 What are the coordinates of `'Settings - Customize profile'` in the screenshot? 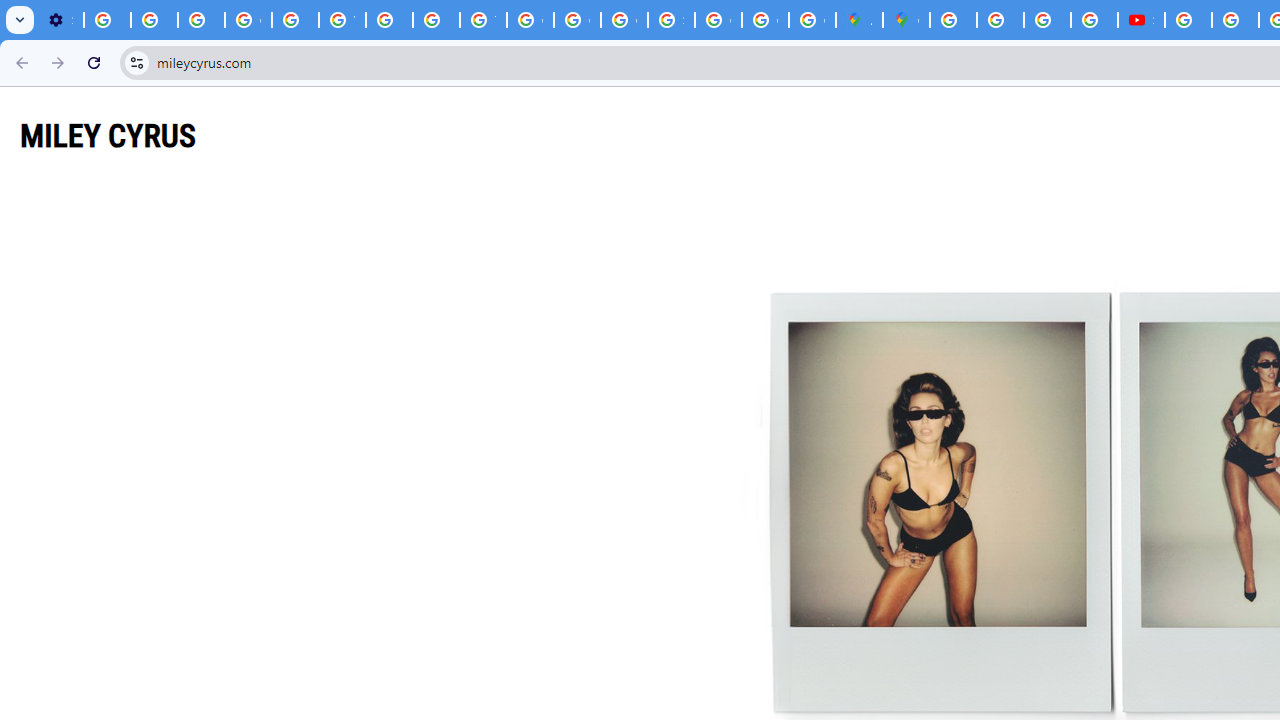 It's located at (60, 20).